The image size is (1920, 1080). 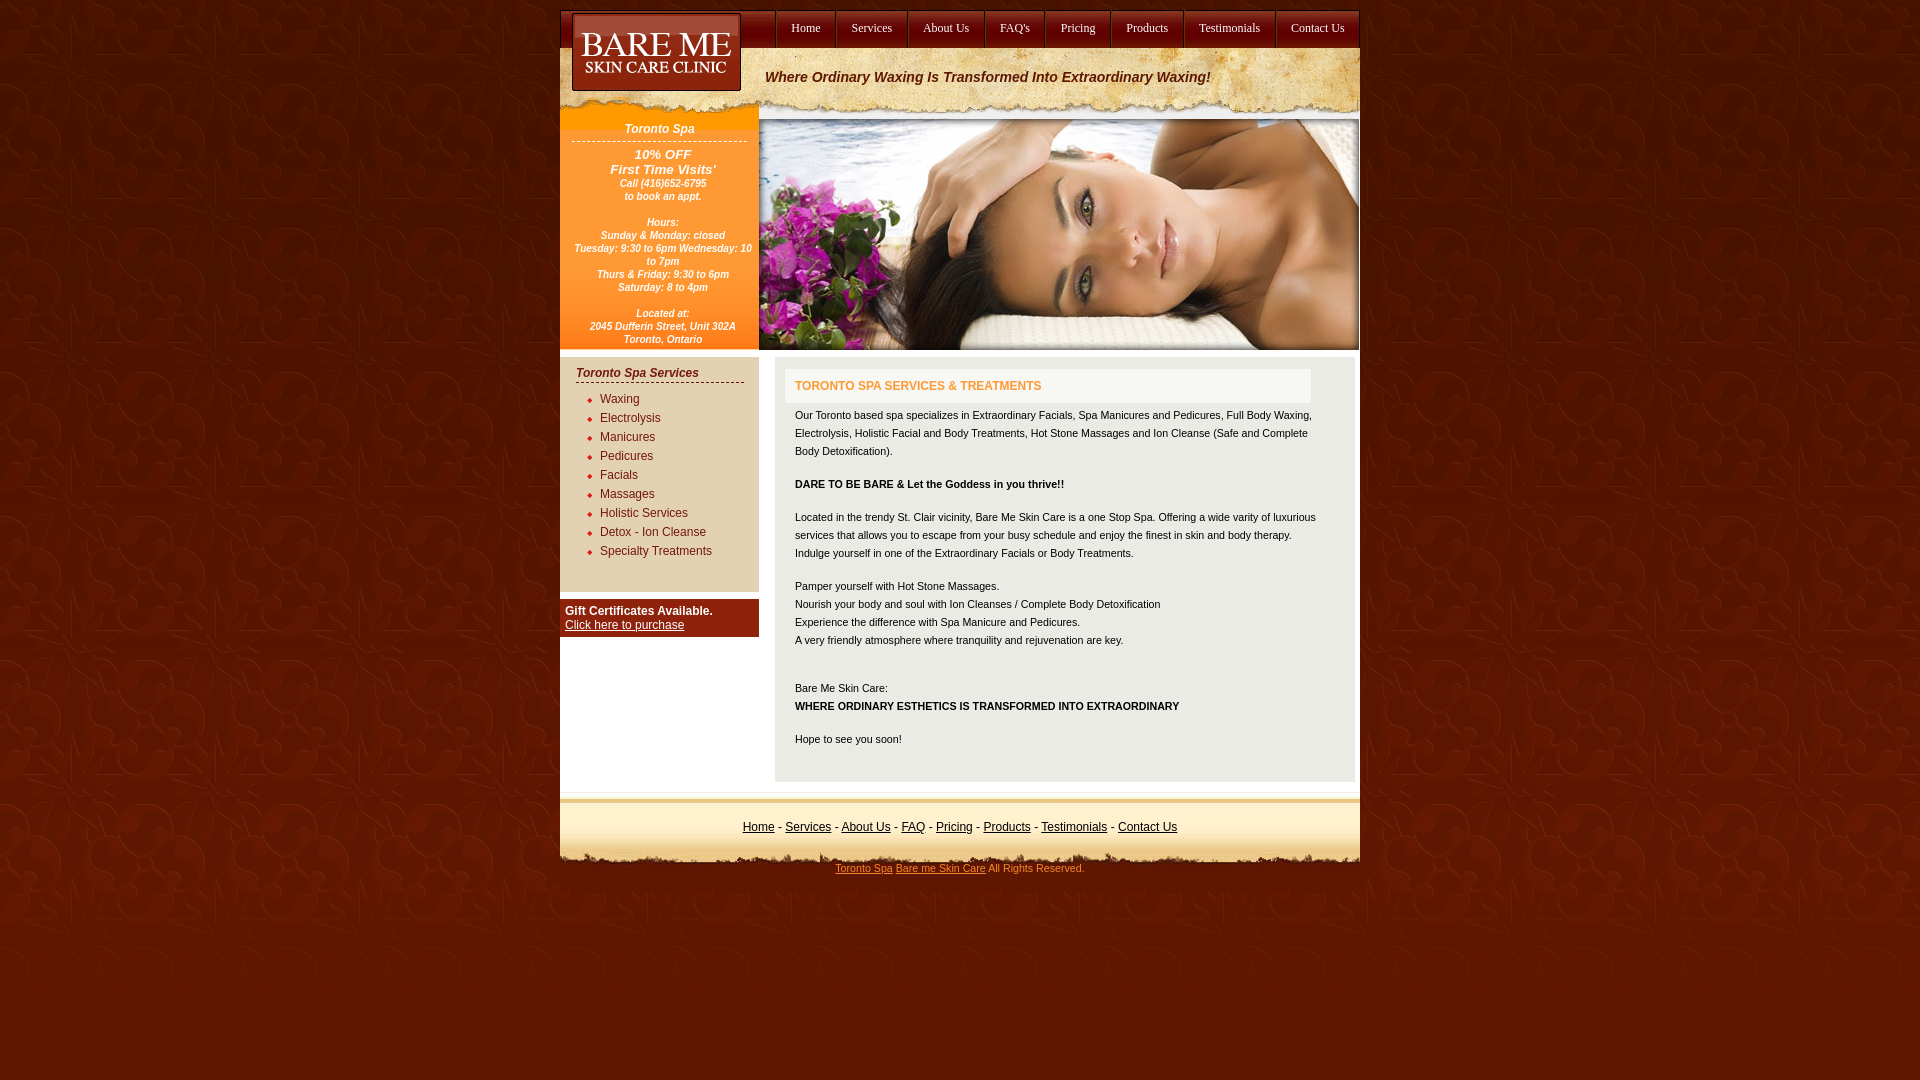 What do you see at coordinates (675, 472) in the screenshot?
I see `'Facials'` at bounding box center [675, 472].